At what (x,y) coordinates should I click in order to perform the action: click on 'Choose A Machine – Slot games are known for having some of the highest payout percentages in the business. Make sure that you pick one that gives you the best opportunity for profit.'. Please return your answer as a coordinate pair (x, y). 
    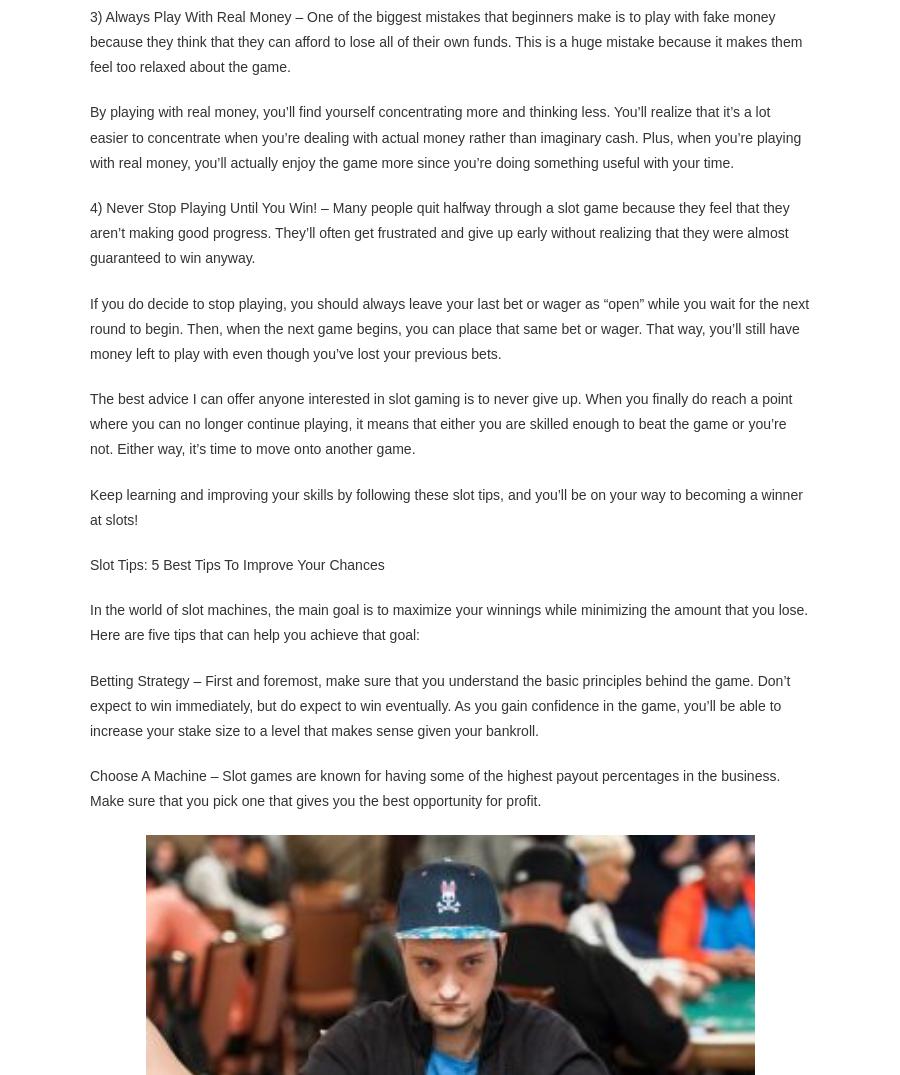
    Looking at the image, I should click on (434, 786).